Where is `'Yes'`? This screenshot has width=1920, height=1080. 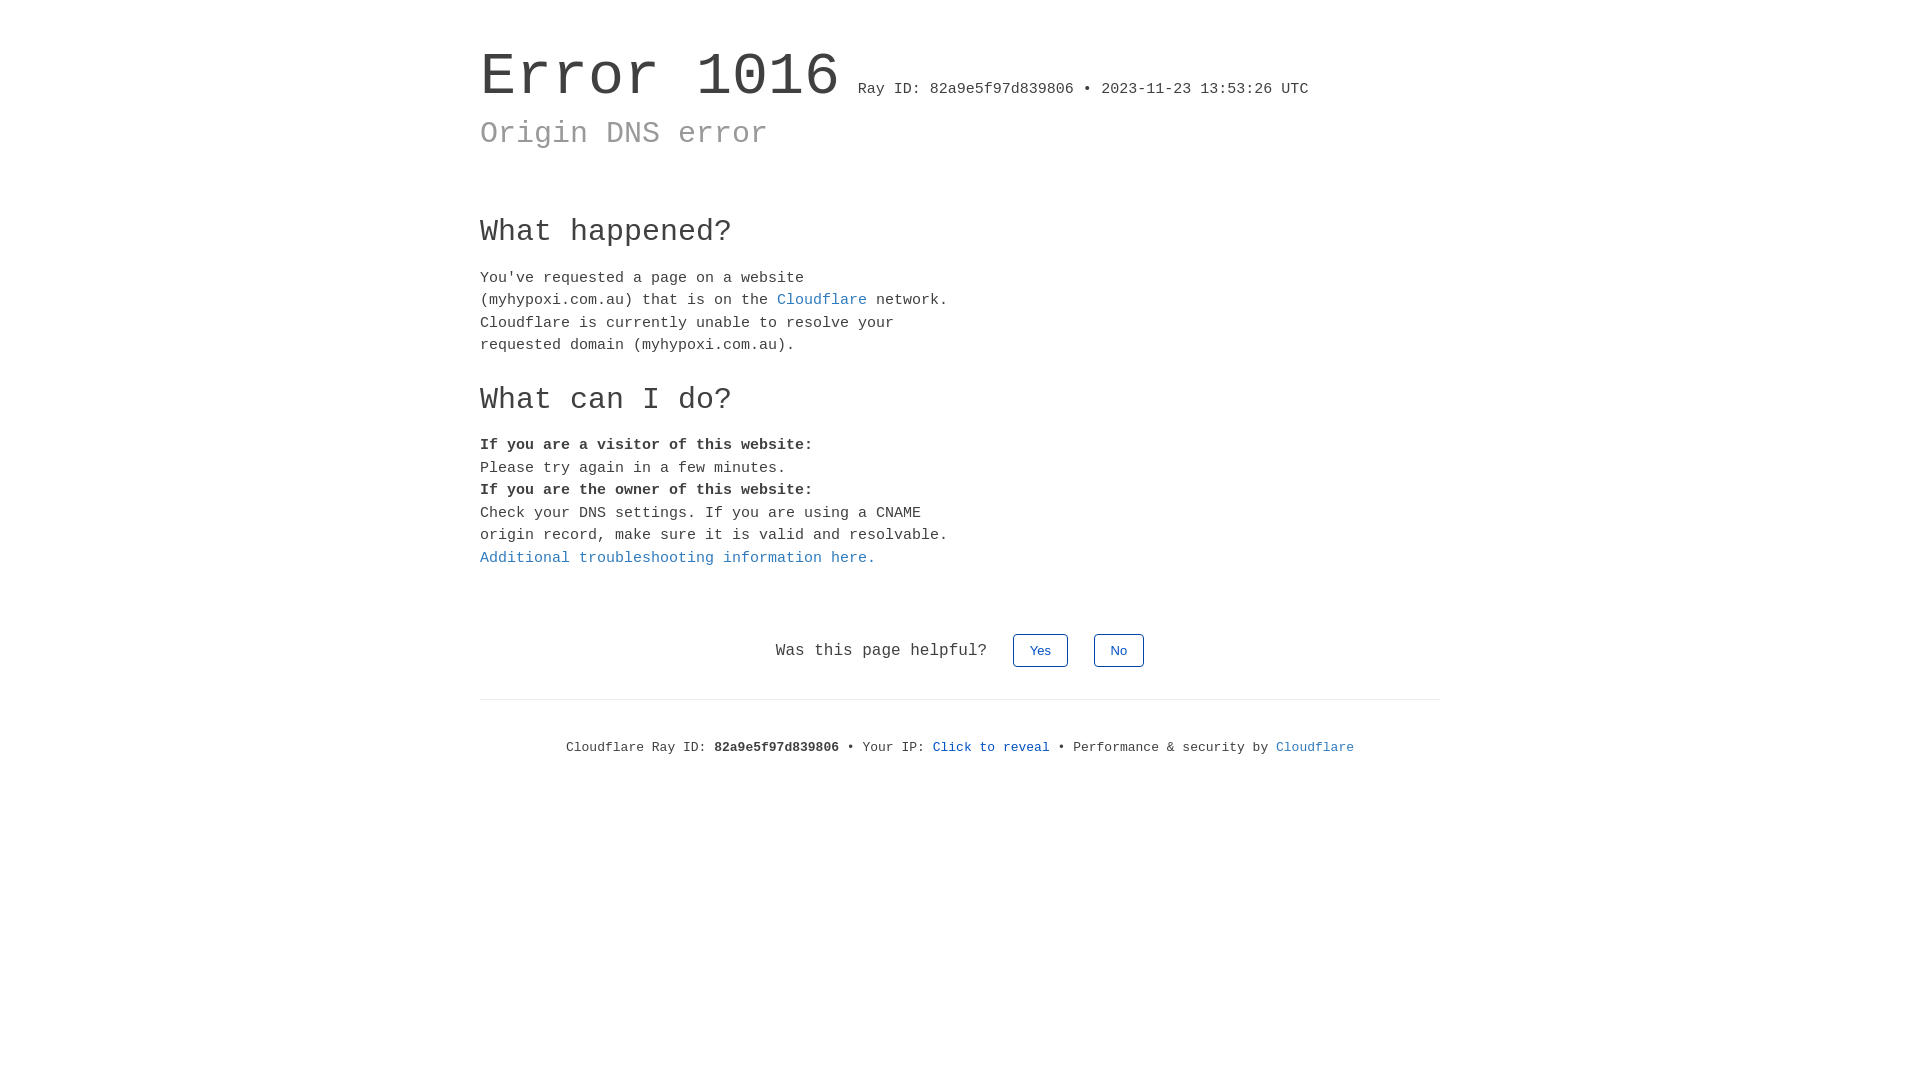 'Yes' is located at coordinates (1012, 650).